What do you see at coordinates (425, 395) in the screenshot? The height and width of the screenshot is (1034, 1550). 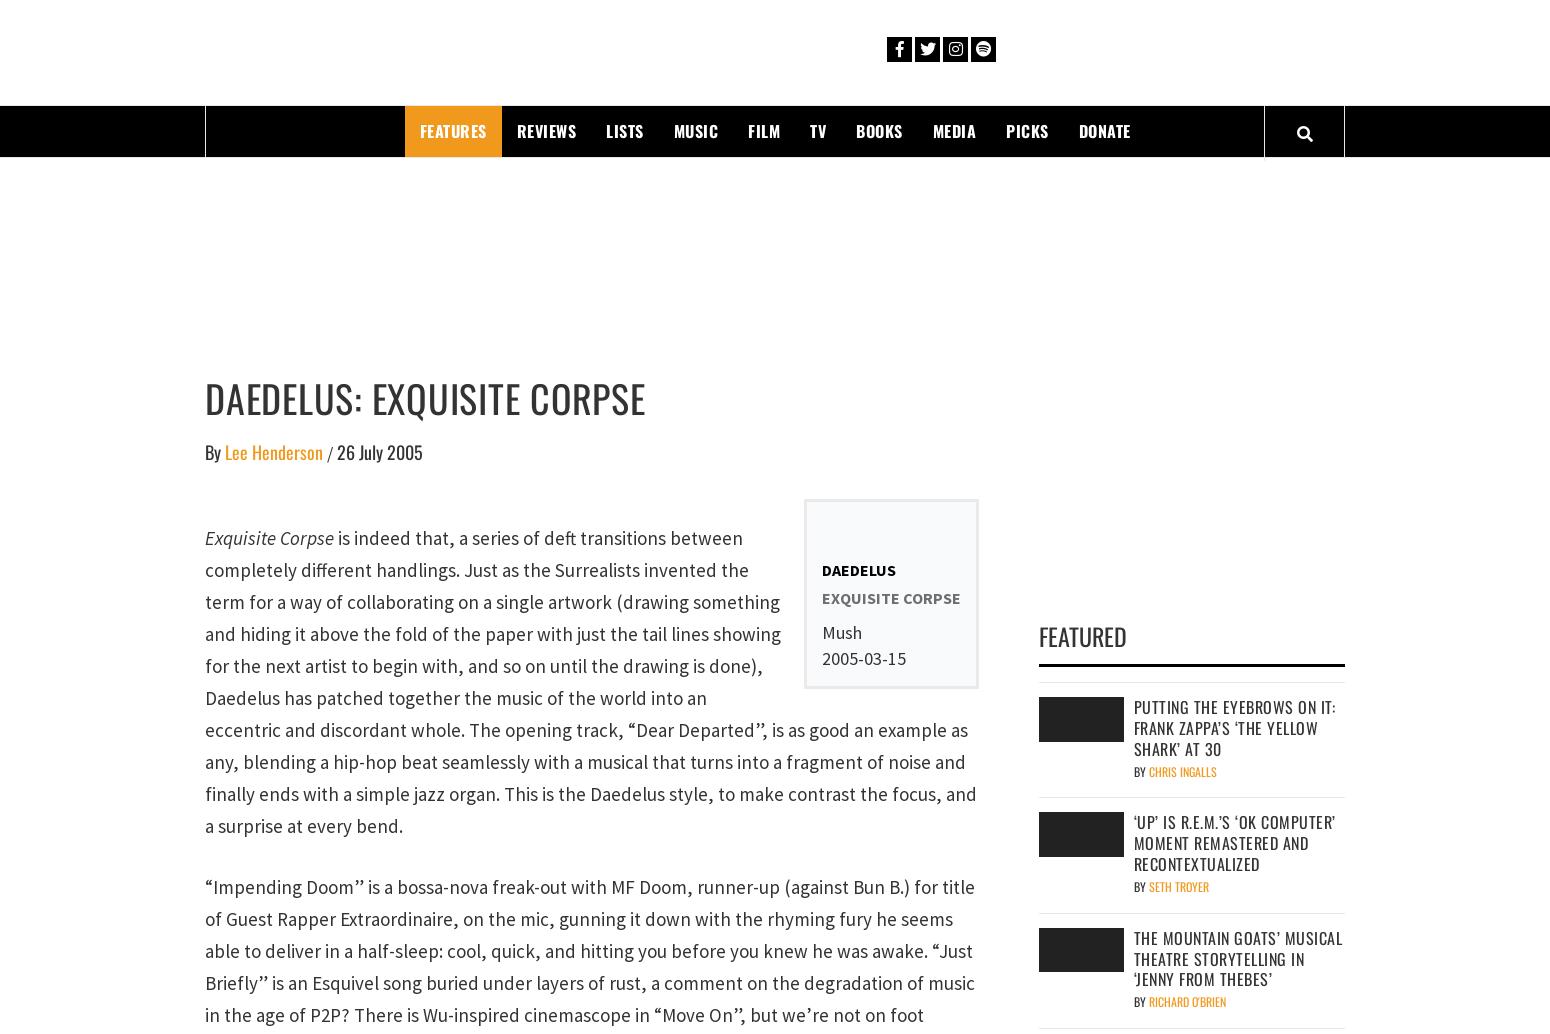 I see `'Daedelus: Exquisite Corpse'` at bounding box center [425, 395].